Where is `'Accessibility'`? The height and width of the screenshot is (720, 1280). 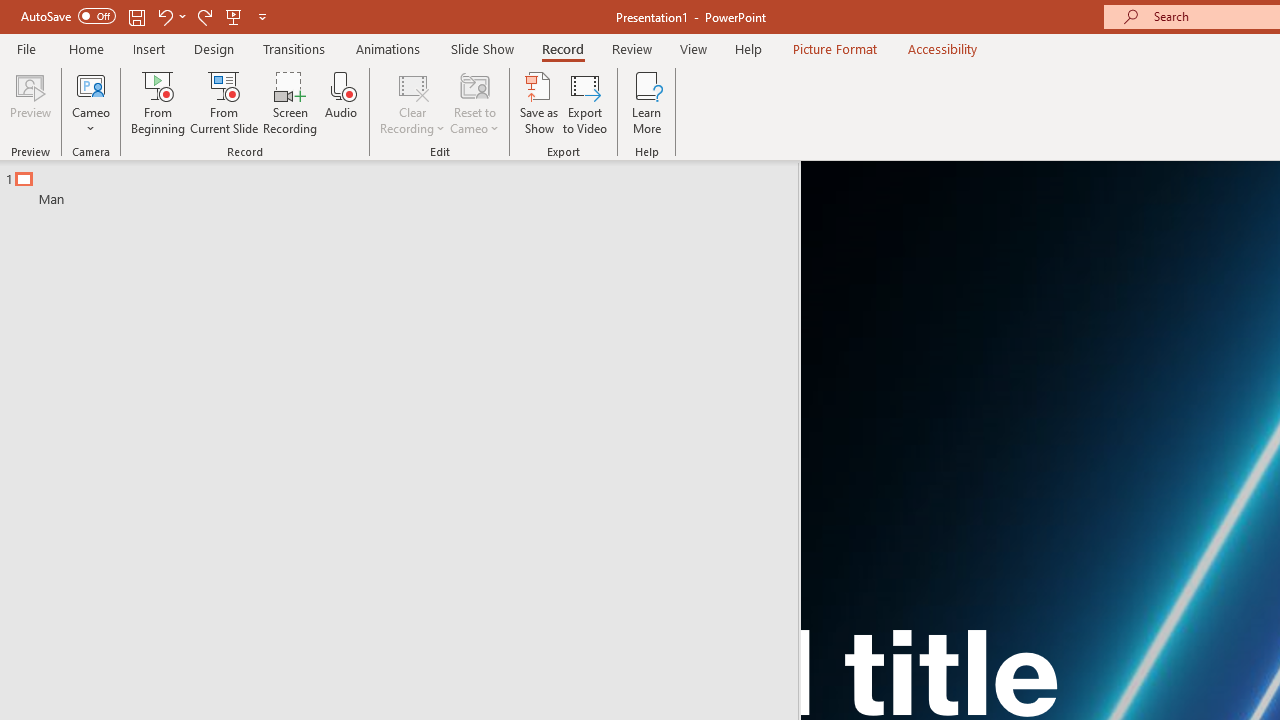 'Accessibility' is located at coordinates (941, 48).